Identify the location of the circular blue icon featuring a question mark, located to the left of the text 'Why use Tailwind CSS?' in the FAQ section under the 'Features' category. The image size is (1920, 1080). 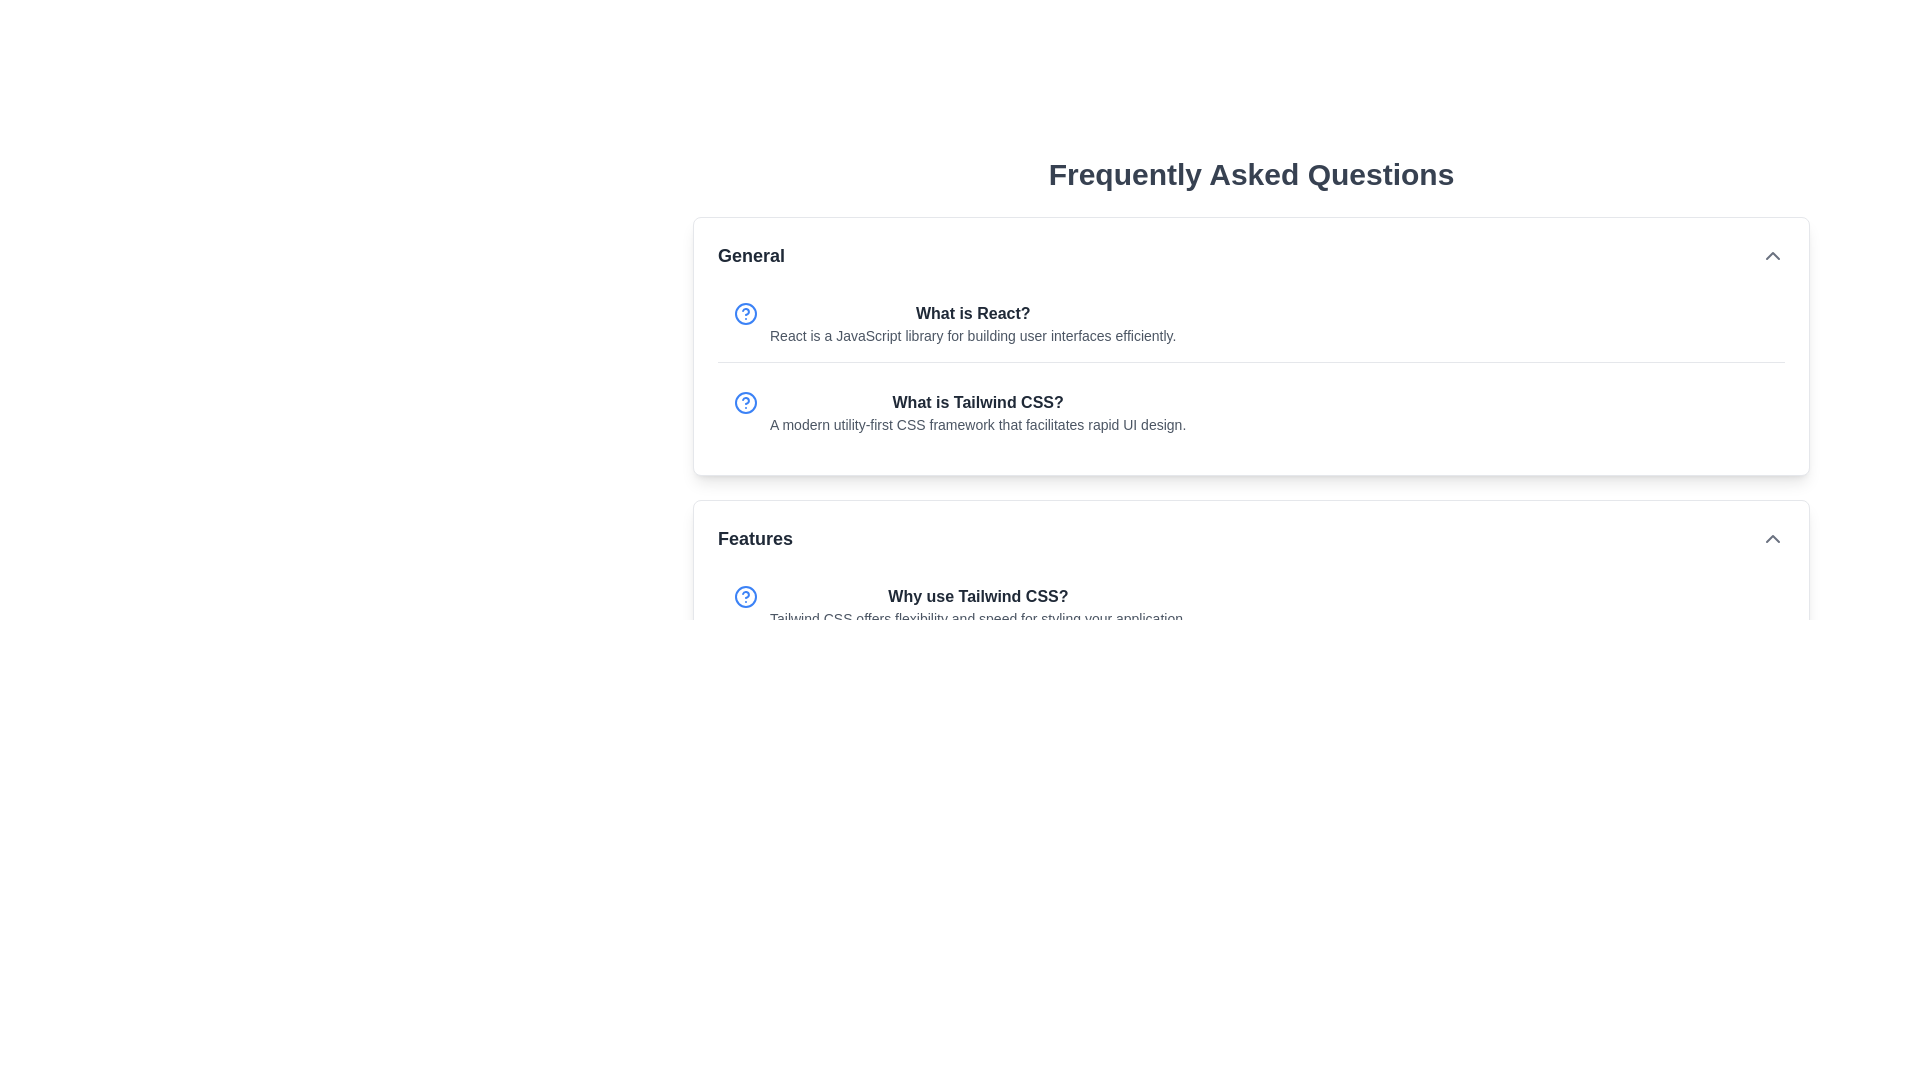
(744, 596).